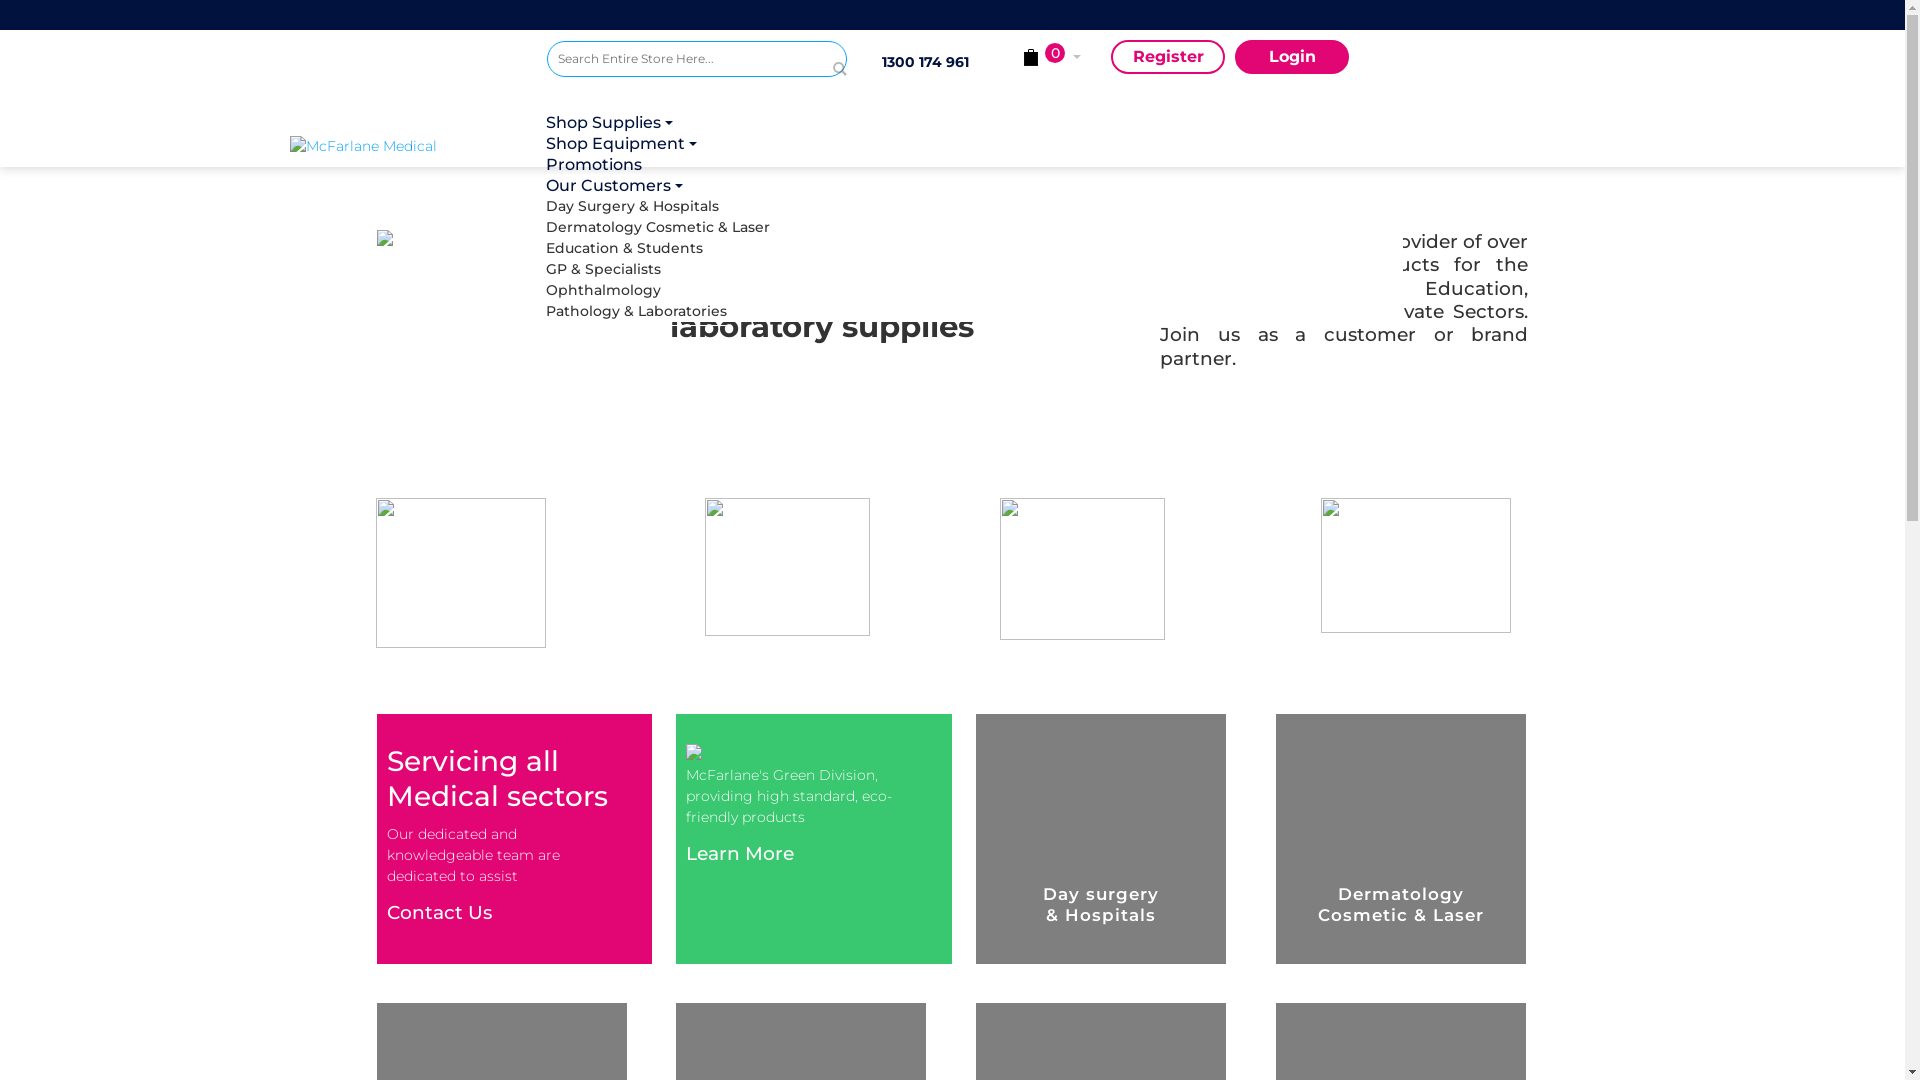 This screenshot has height=1080, width=1920. I want to click on 'GP & Specialists', so click(602, 268).